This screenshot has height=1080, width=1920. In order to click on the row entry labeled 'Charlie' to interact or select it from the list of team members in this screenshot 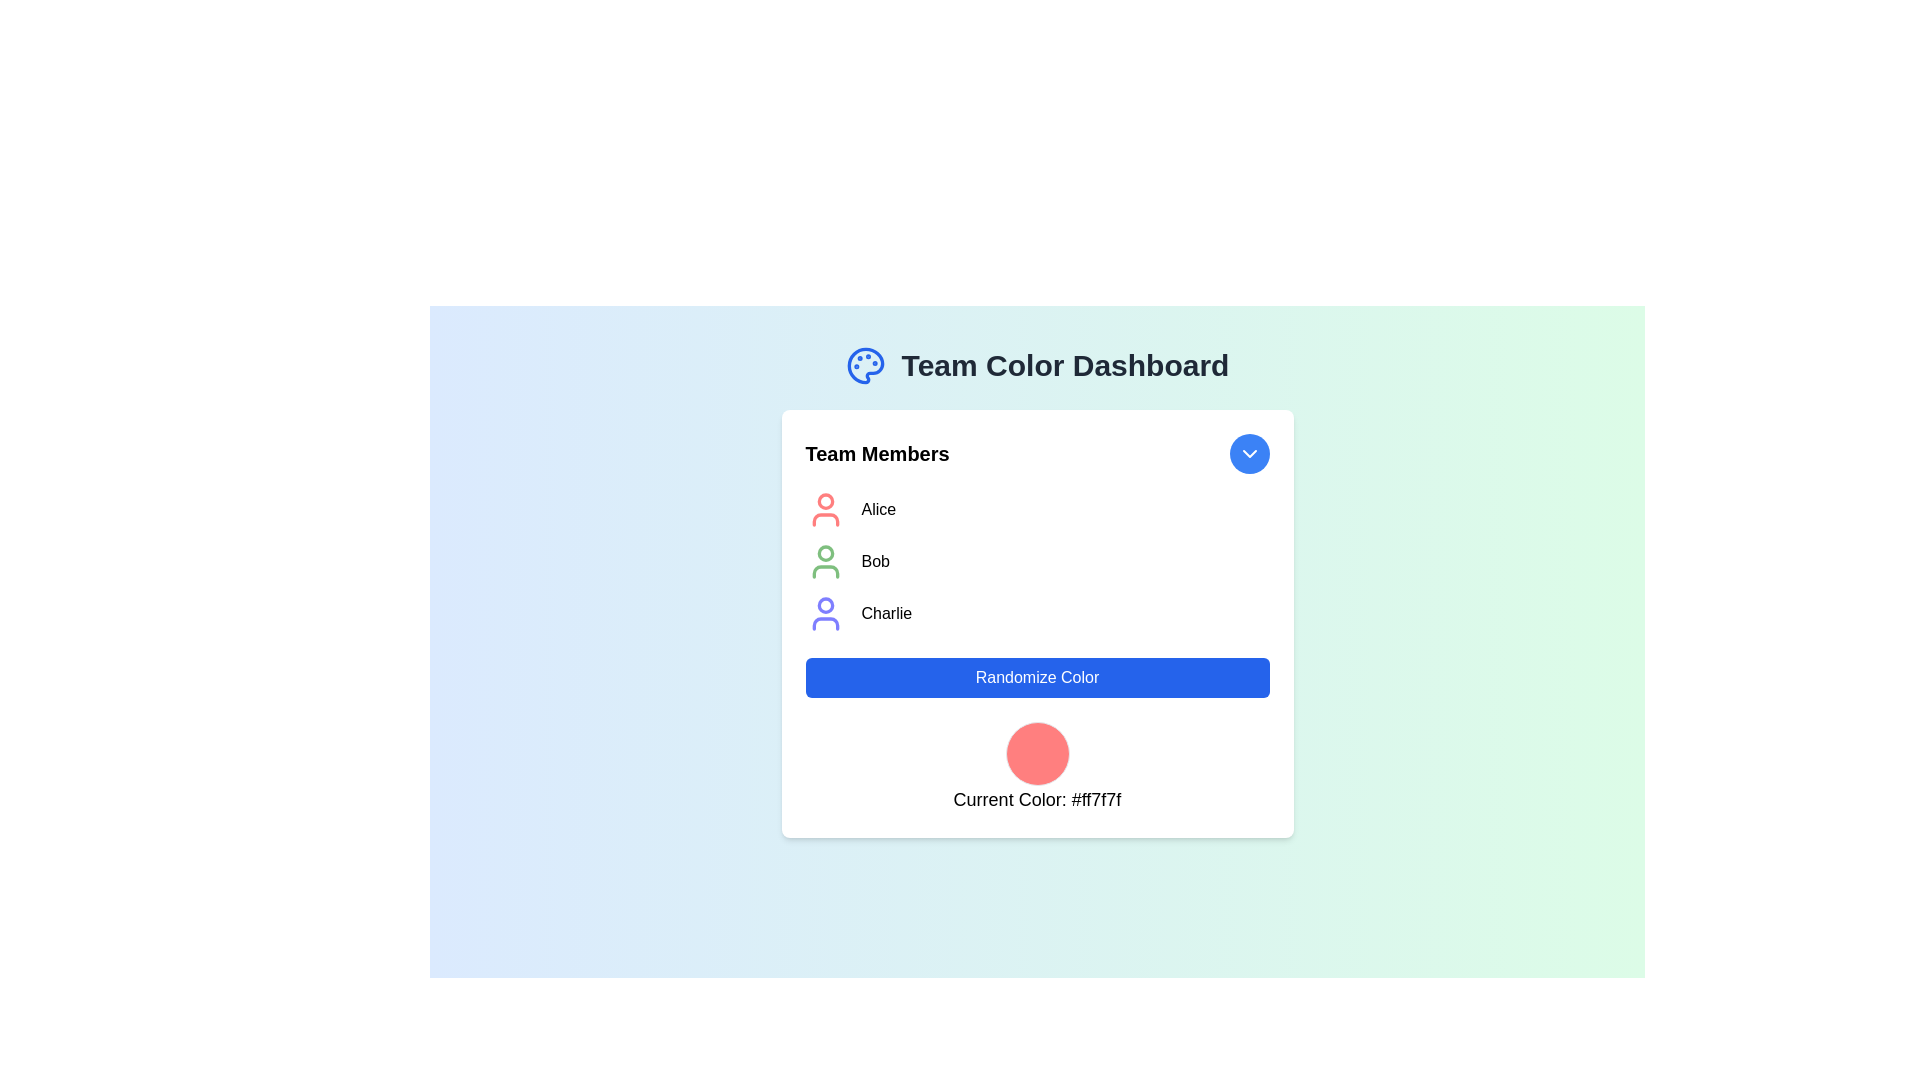, I will do `click(1037, 612)`.